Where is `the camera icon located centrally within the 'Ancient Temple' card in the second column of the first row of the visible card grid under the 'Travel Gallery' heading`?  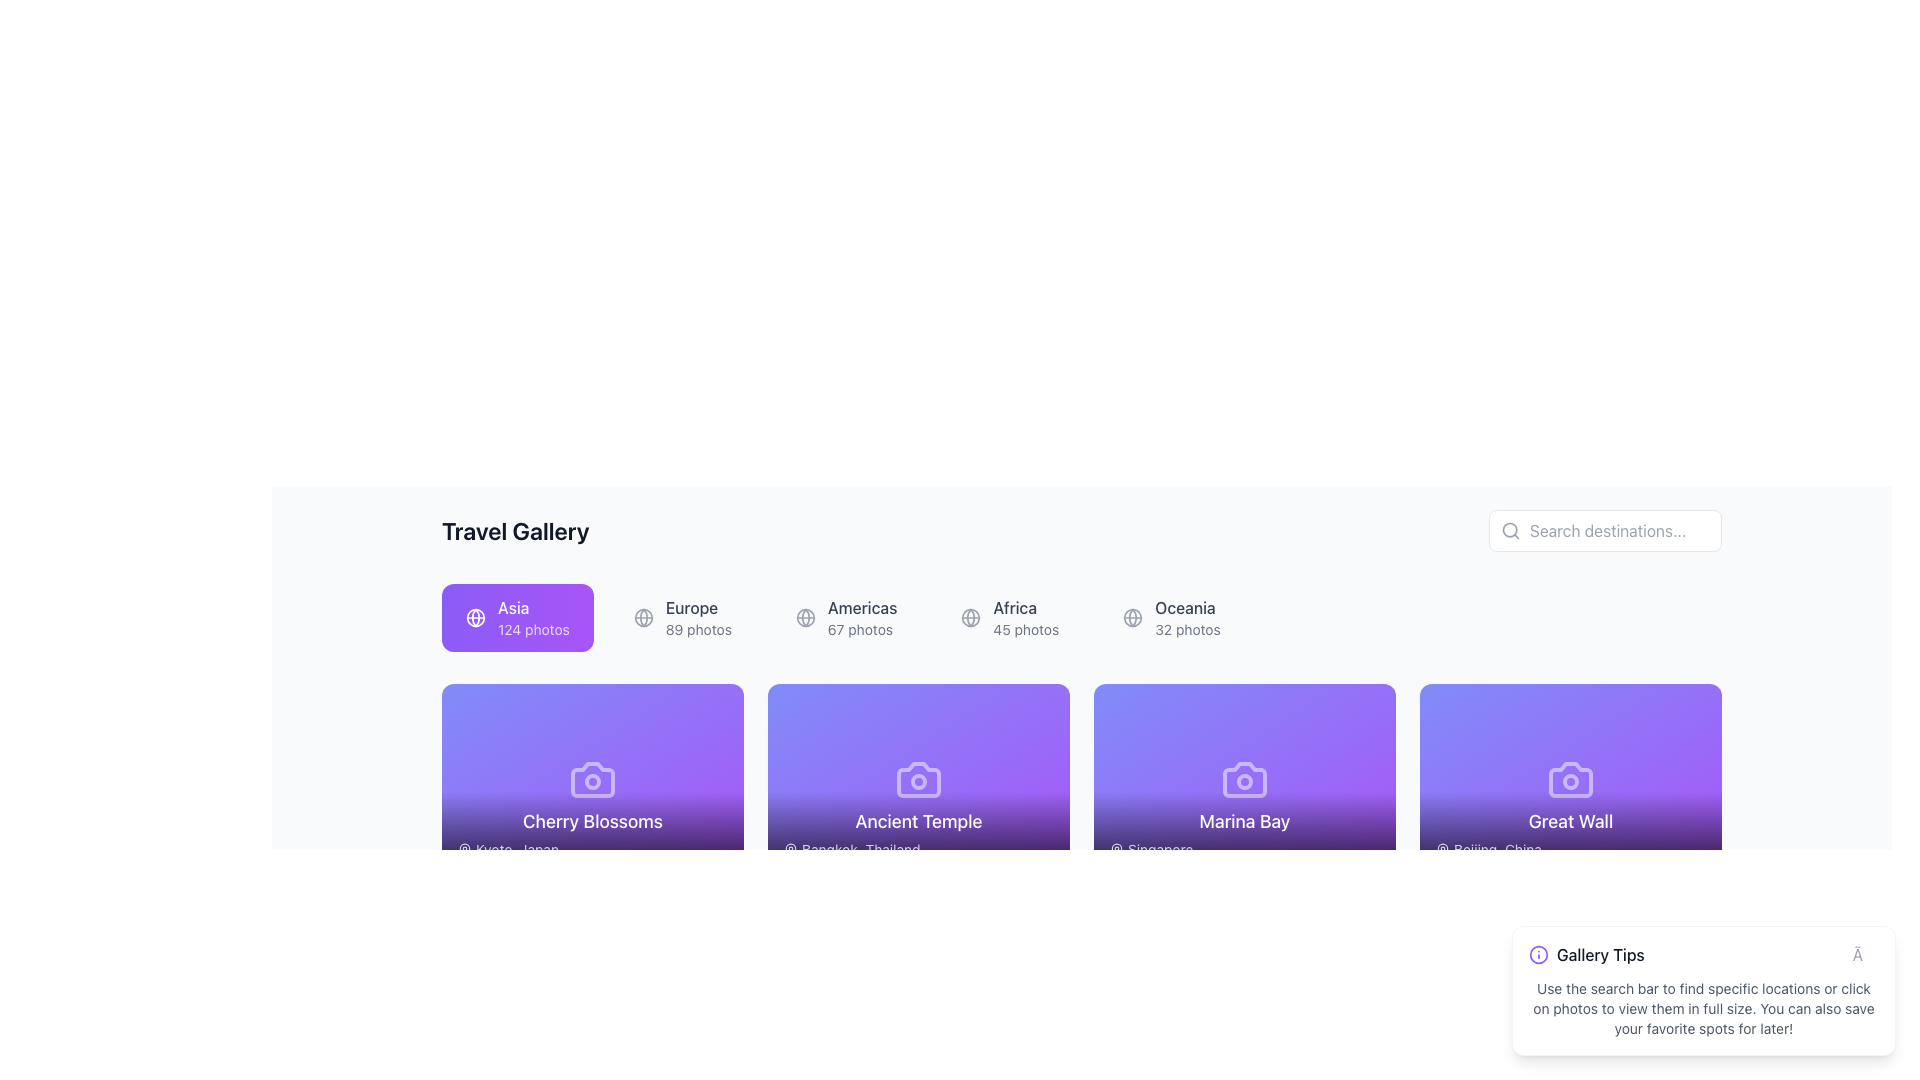
the camera icon located centrally within the 'Ancient Temple' card in the second column of the first row of the visible card grid under the 'Travel Gallery' heading is located at coordinates (917, 778).